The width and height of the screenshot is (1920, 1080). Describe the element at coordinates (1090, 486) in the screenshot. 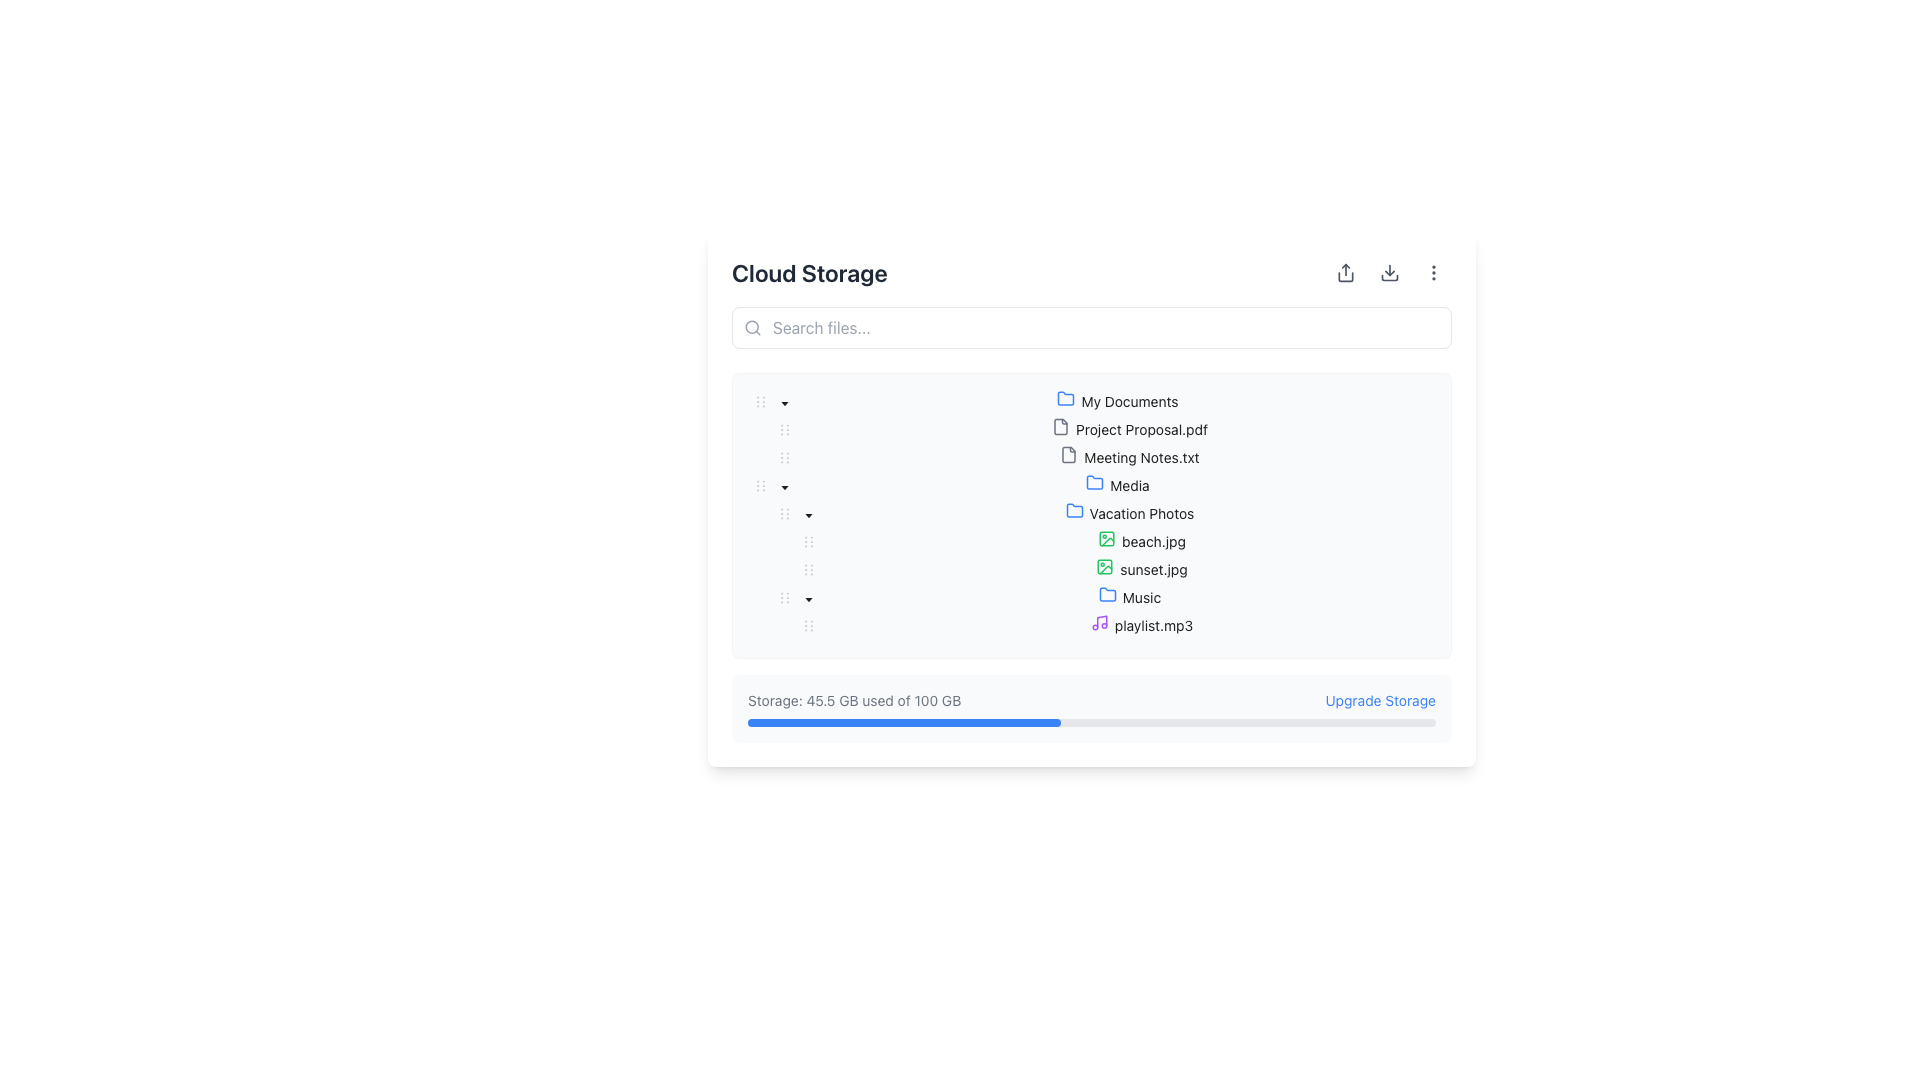

I see `the 'Media' folder in the tree structure` at that location.